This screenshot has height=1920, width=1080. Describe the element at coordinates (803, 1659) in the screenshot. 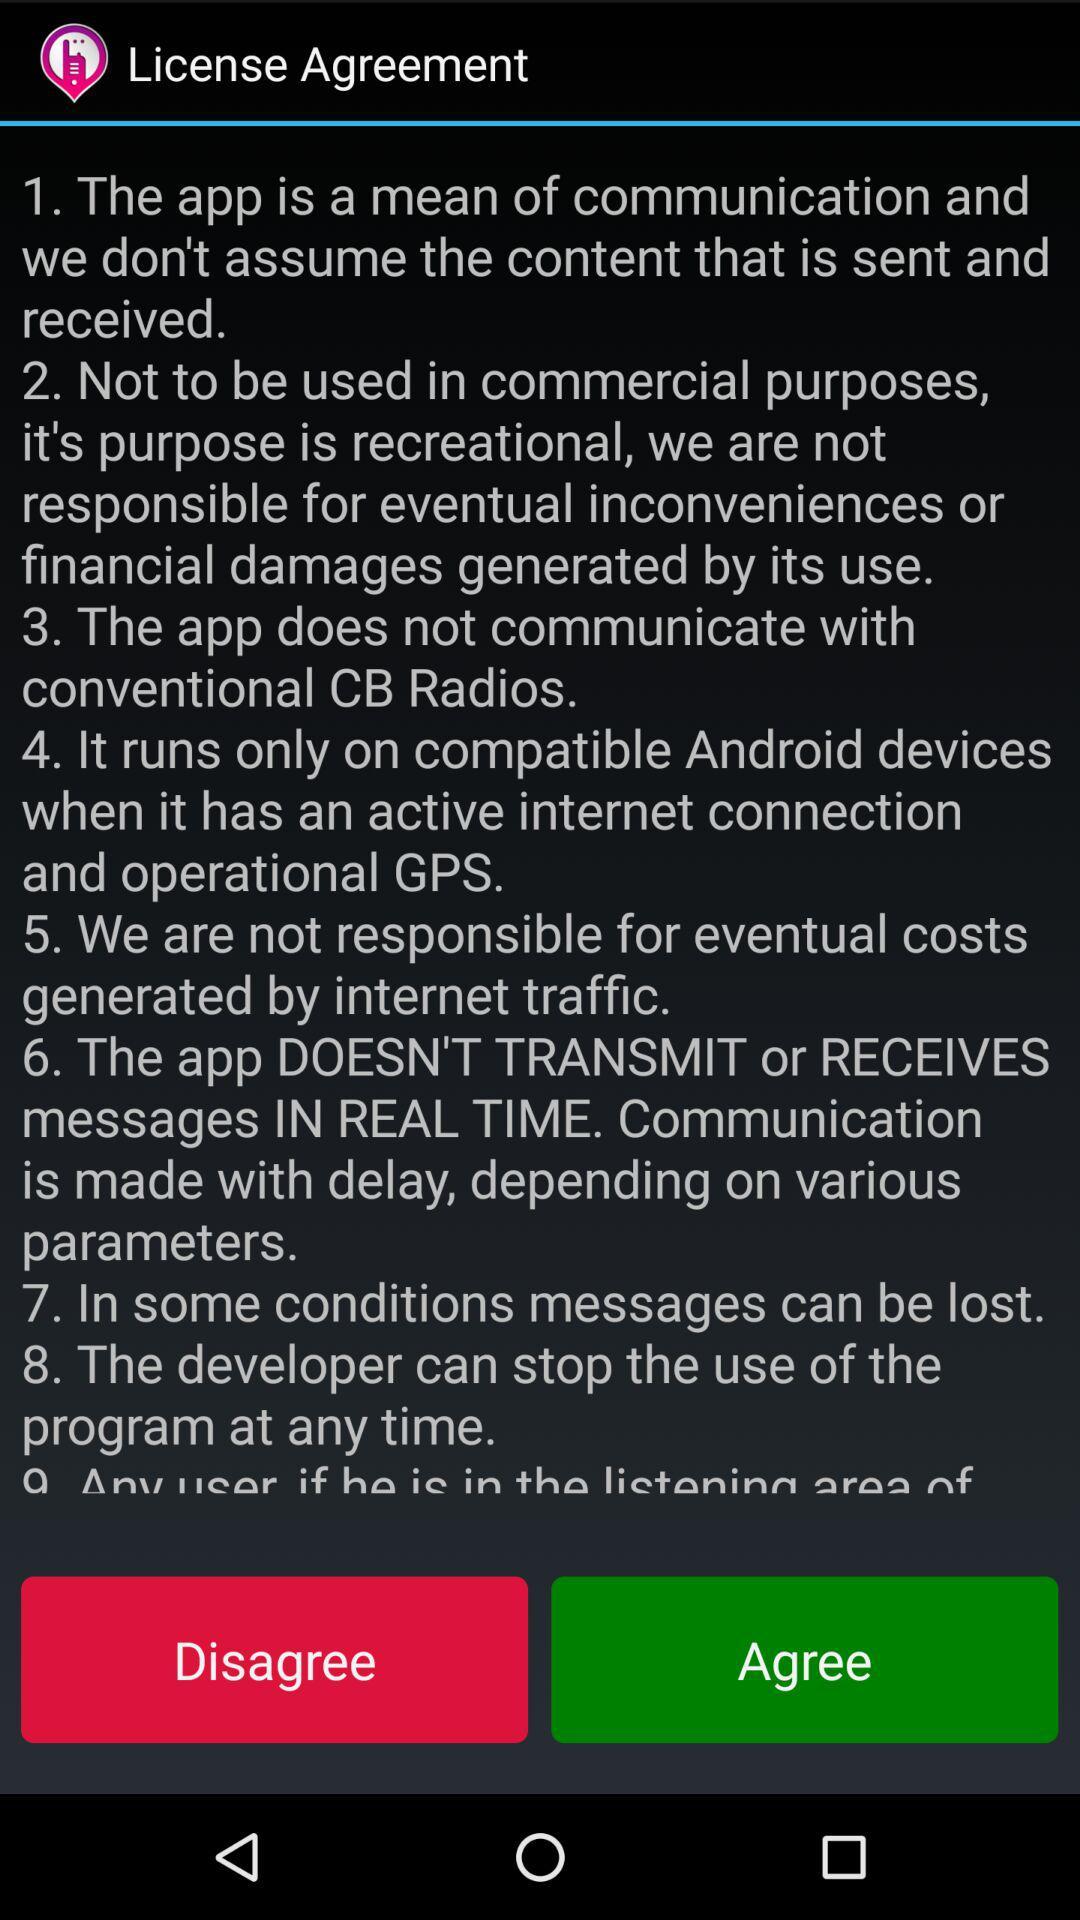

I see `item at the bottom right corner` at that location.